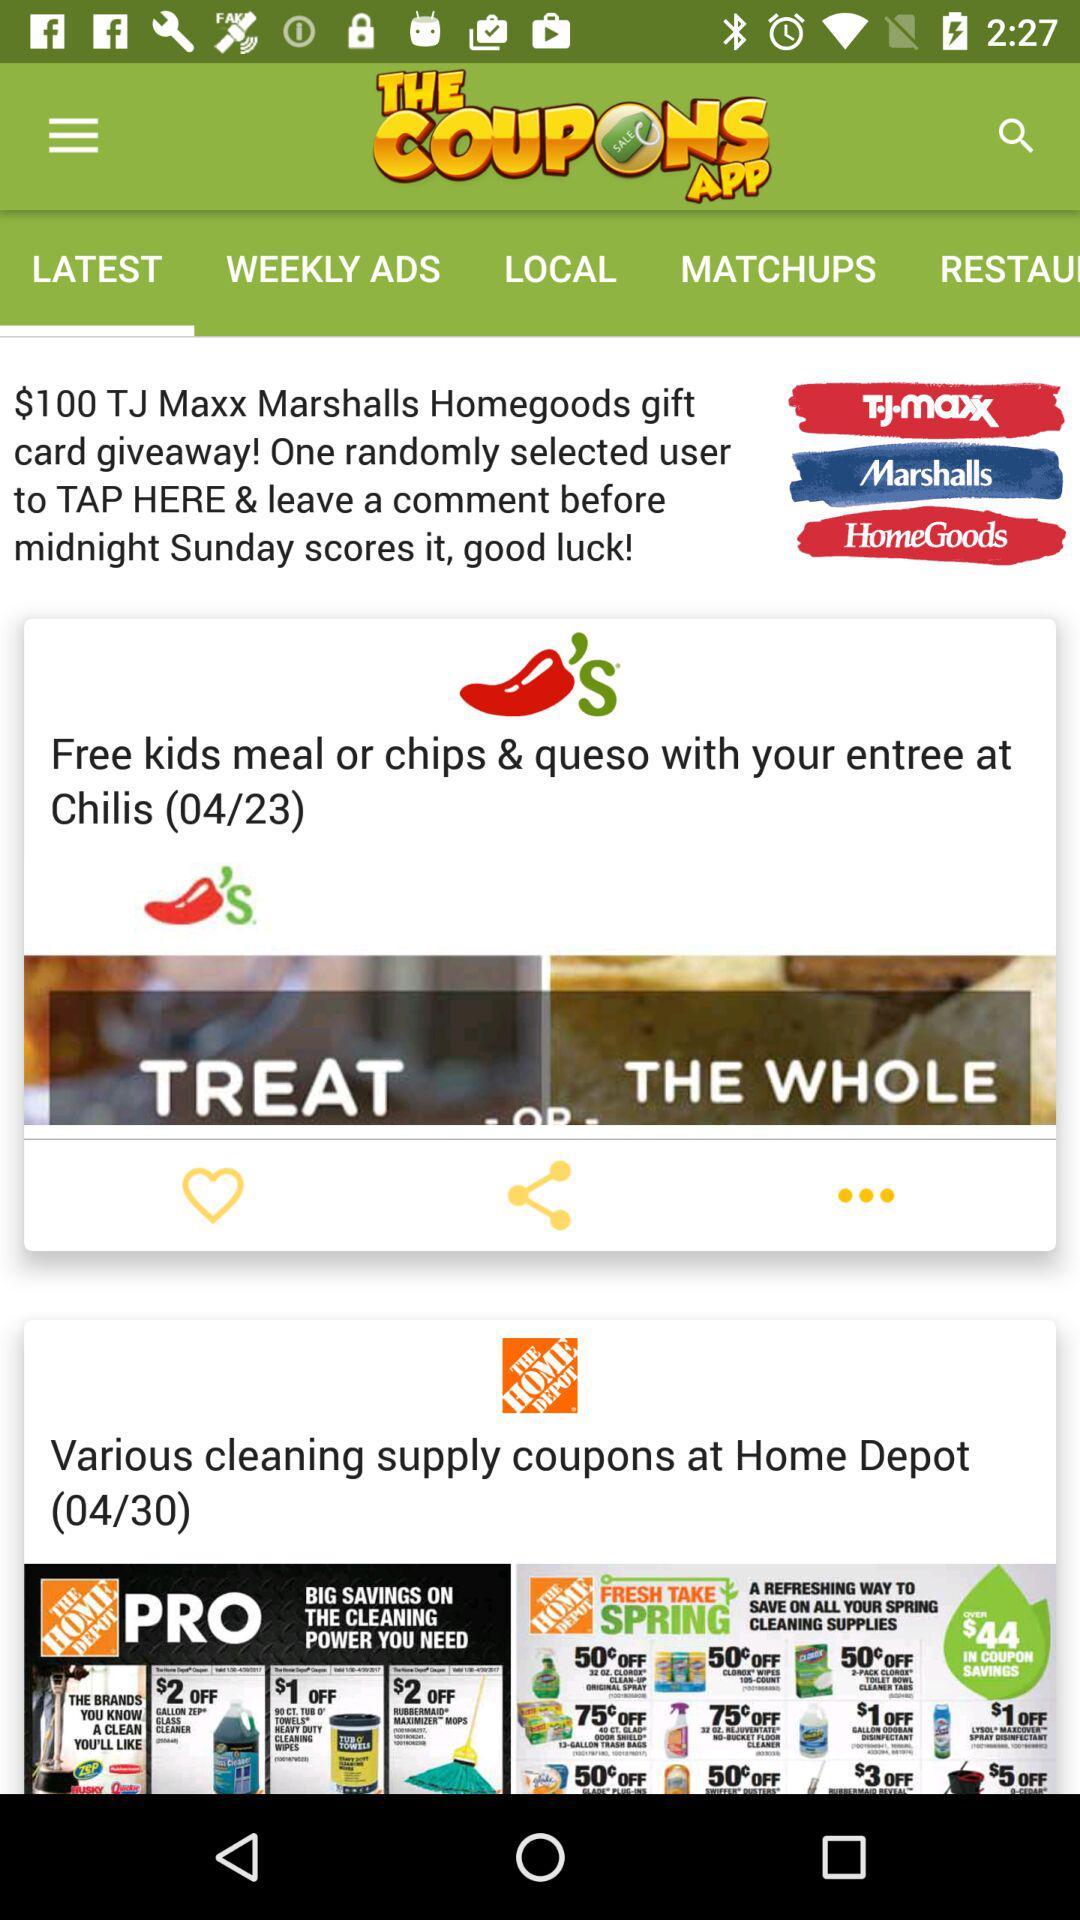  Describe the element at coordinates (212, 1195) in the screenshot. I see `like post button` at that location.